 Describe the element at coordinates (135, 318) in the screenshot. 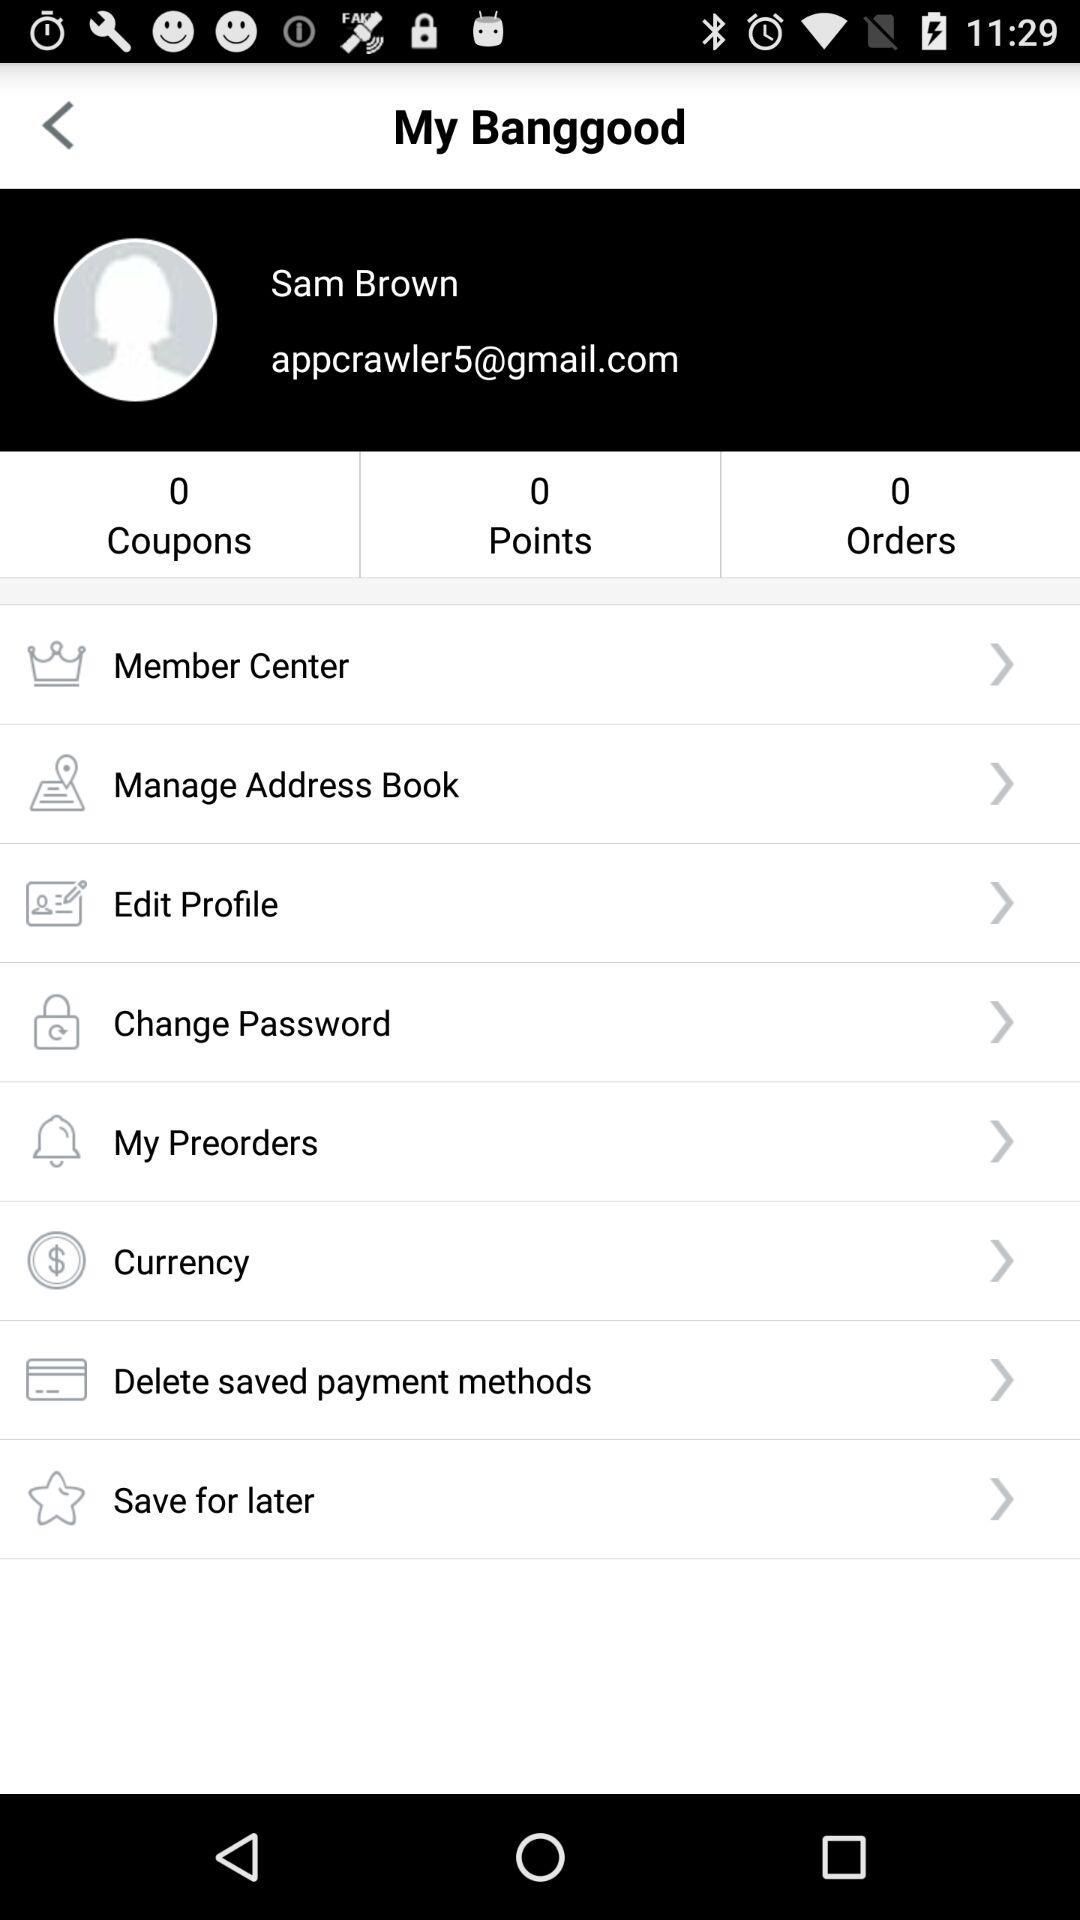

I see `my profile` at that location.